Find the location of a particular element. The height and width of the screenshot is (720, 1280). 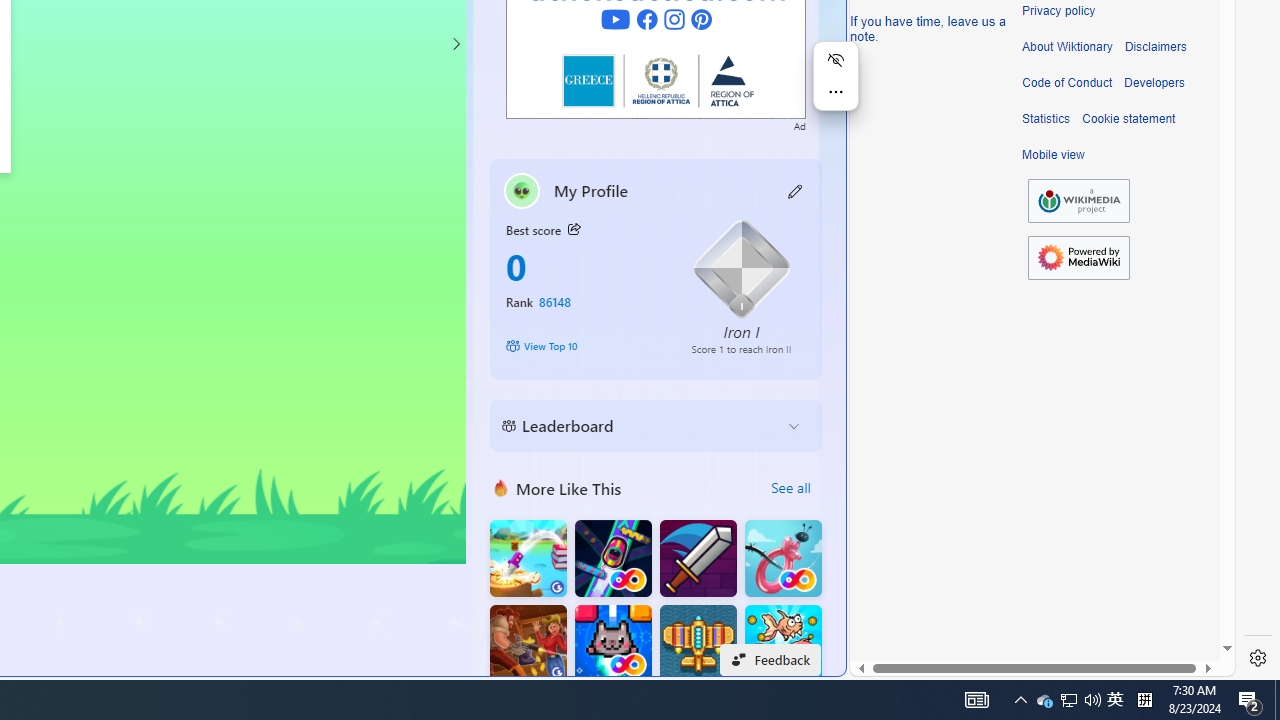

'Bumper Car FRVR' is located at coordinates (612, 558).